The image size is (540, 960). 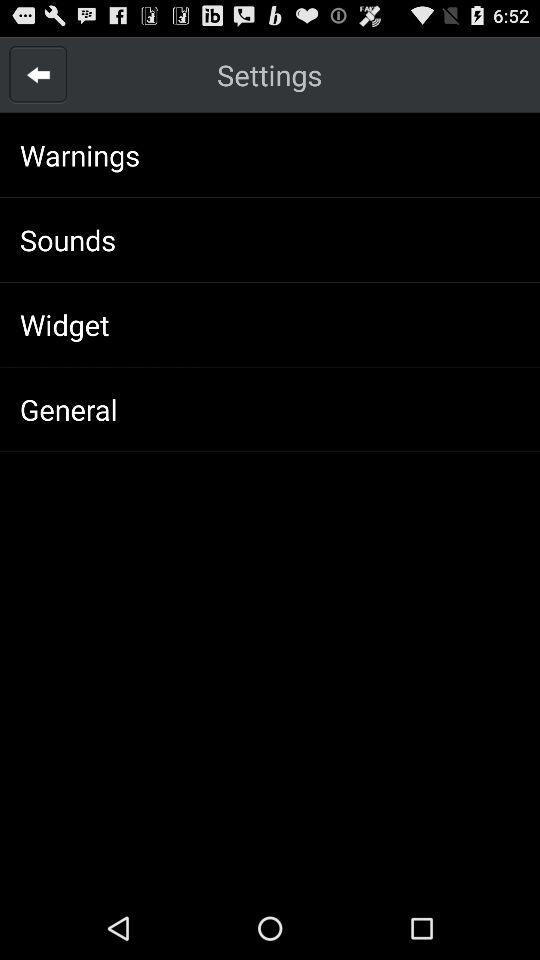 I want to click on sounds icon, so click(x=67, y=239).